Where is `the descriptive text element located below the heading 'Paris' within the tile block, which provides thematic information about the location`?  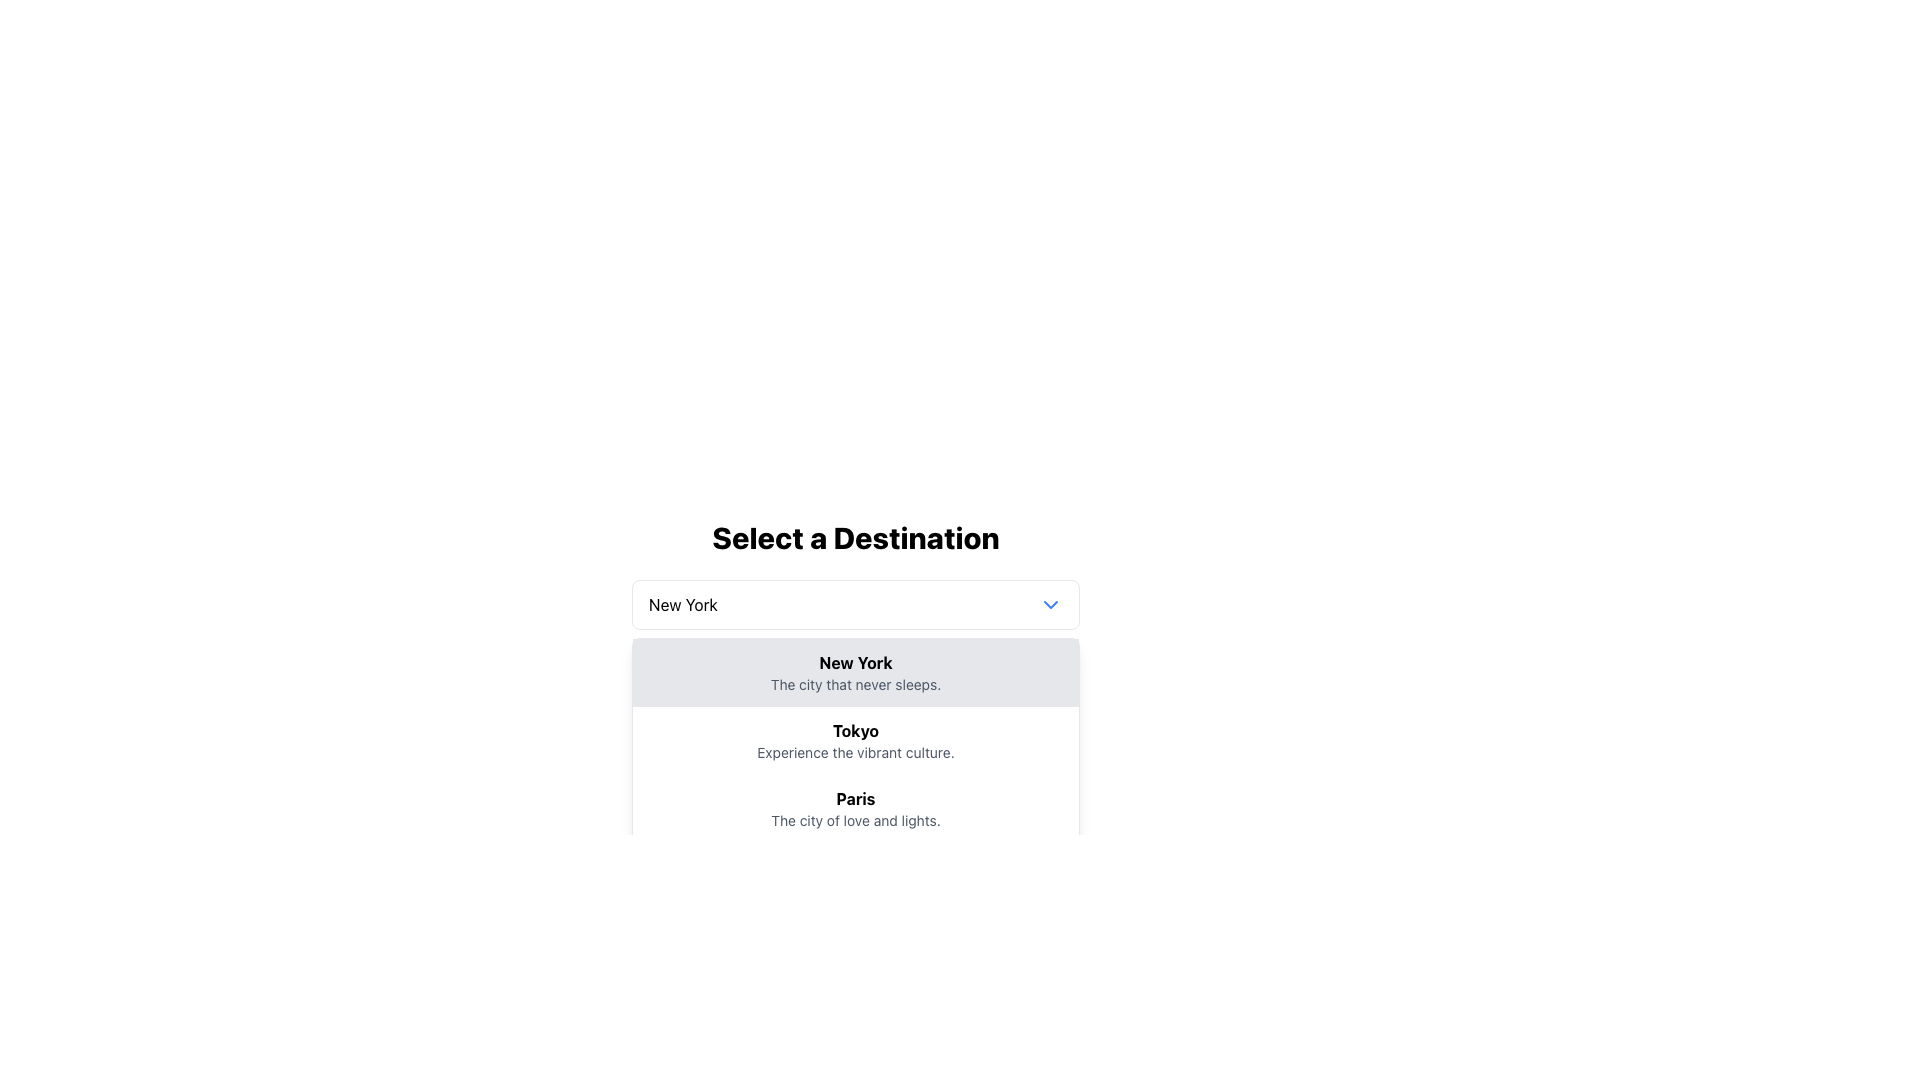
the descriptive text element located below the heading 'Paris' within the tile block, which provides thematic information about the location is located at coordinates (855, 821).